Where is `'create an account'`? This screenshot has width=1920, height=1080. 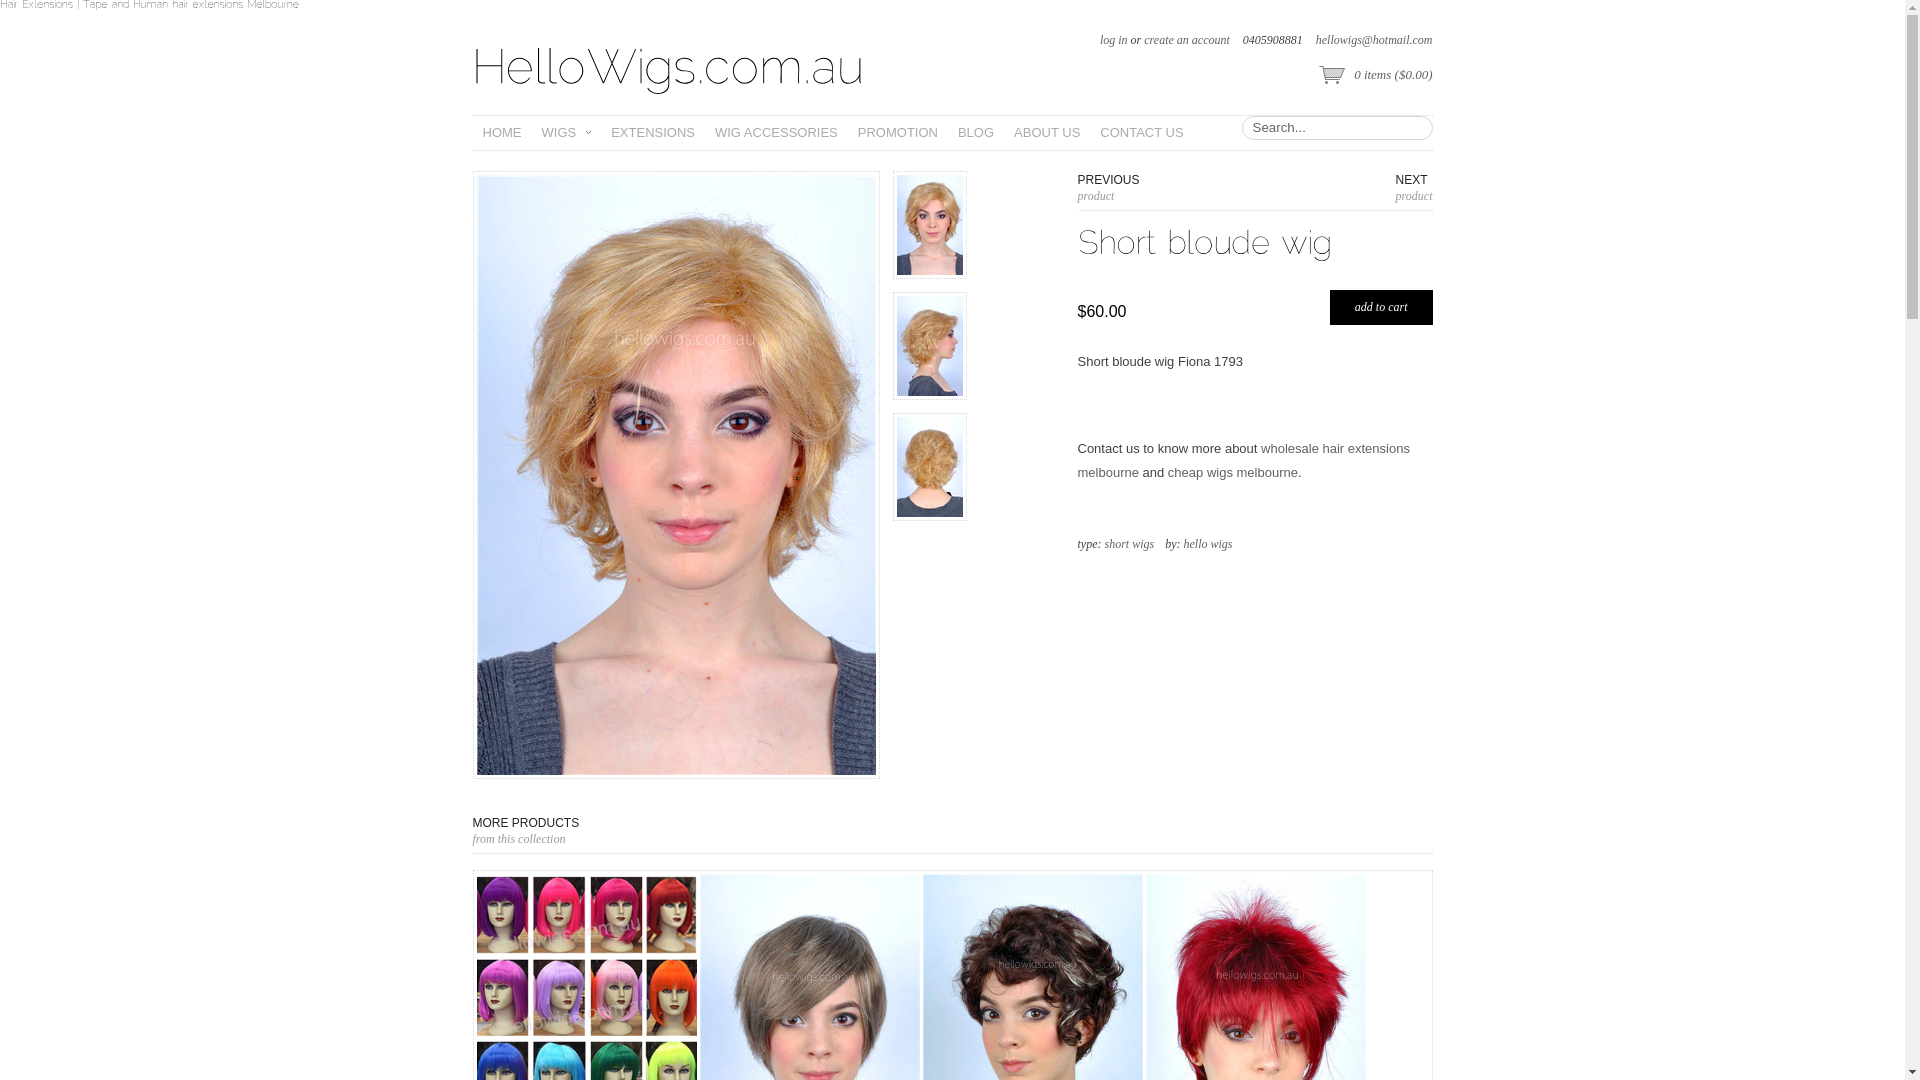
'create an account' is located at coordinates (1143, 39).